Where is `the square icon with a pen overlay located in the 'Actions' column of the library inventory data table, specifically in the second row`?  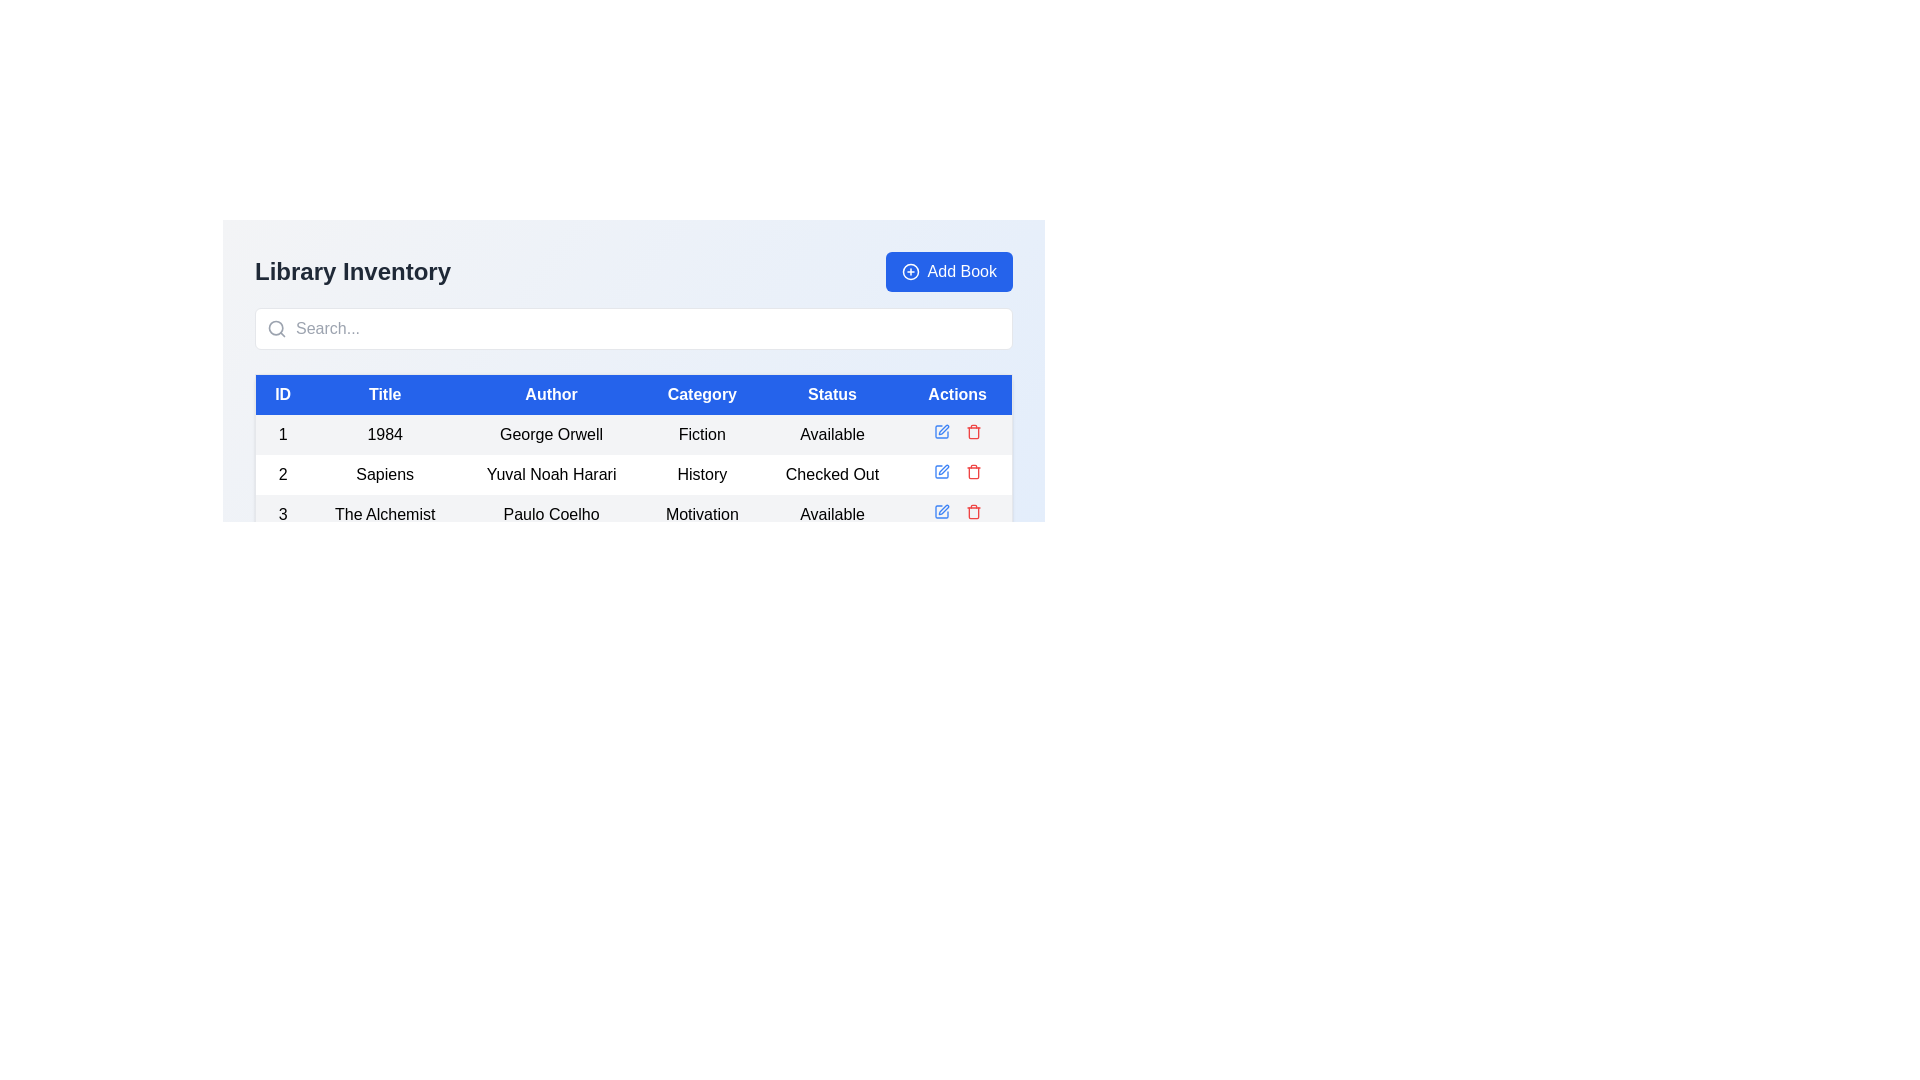 the square icon with a pen overlay located in the 'Actions' column of the library inventory data table, specifically in the second row is located at coordinates (940, 471).